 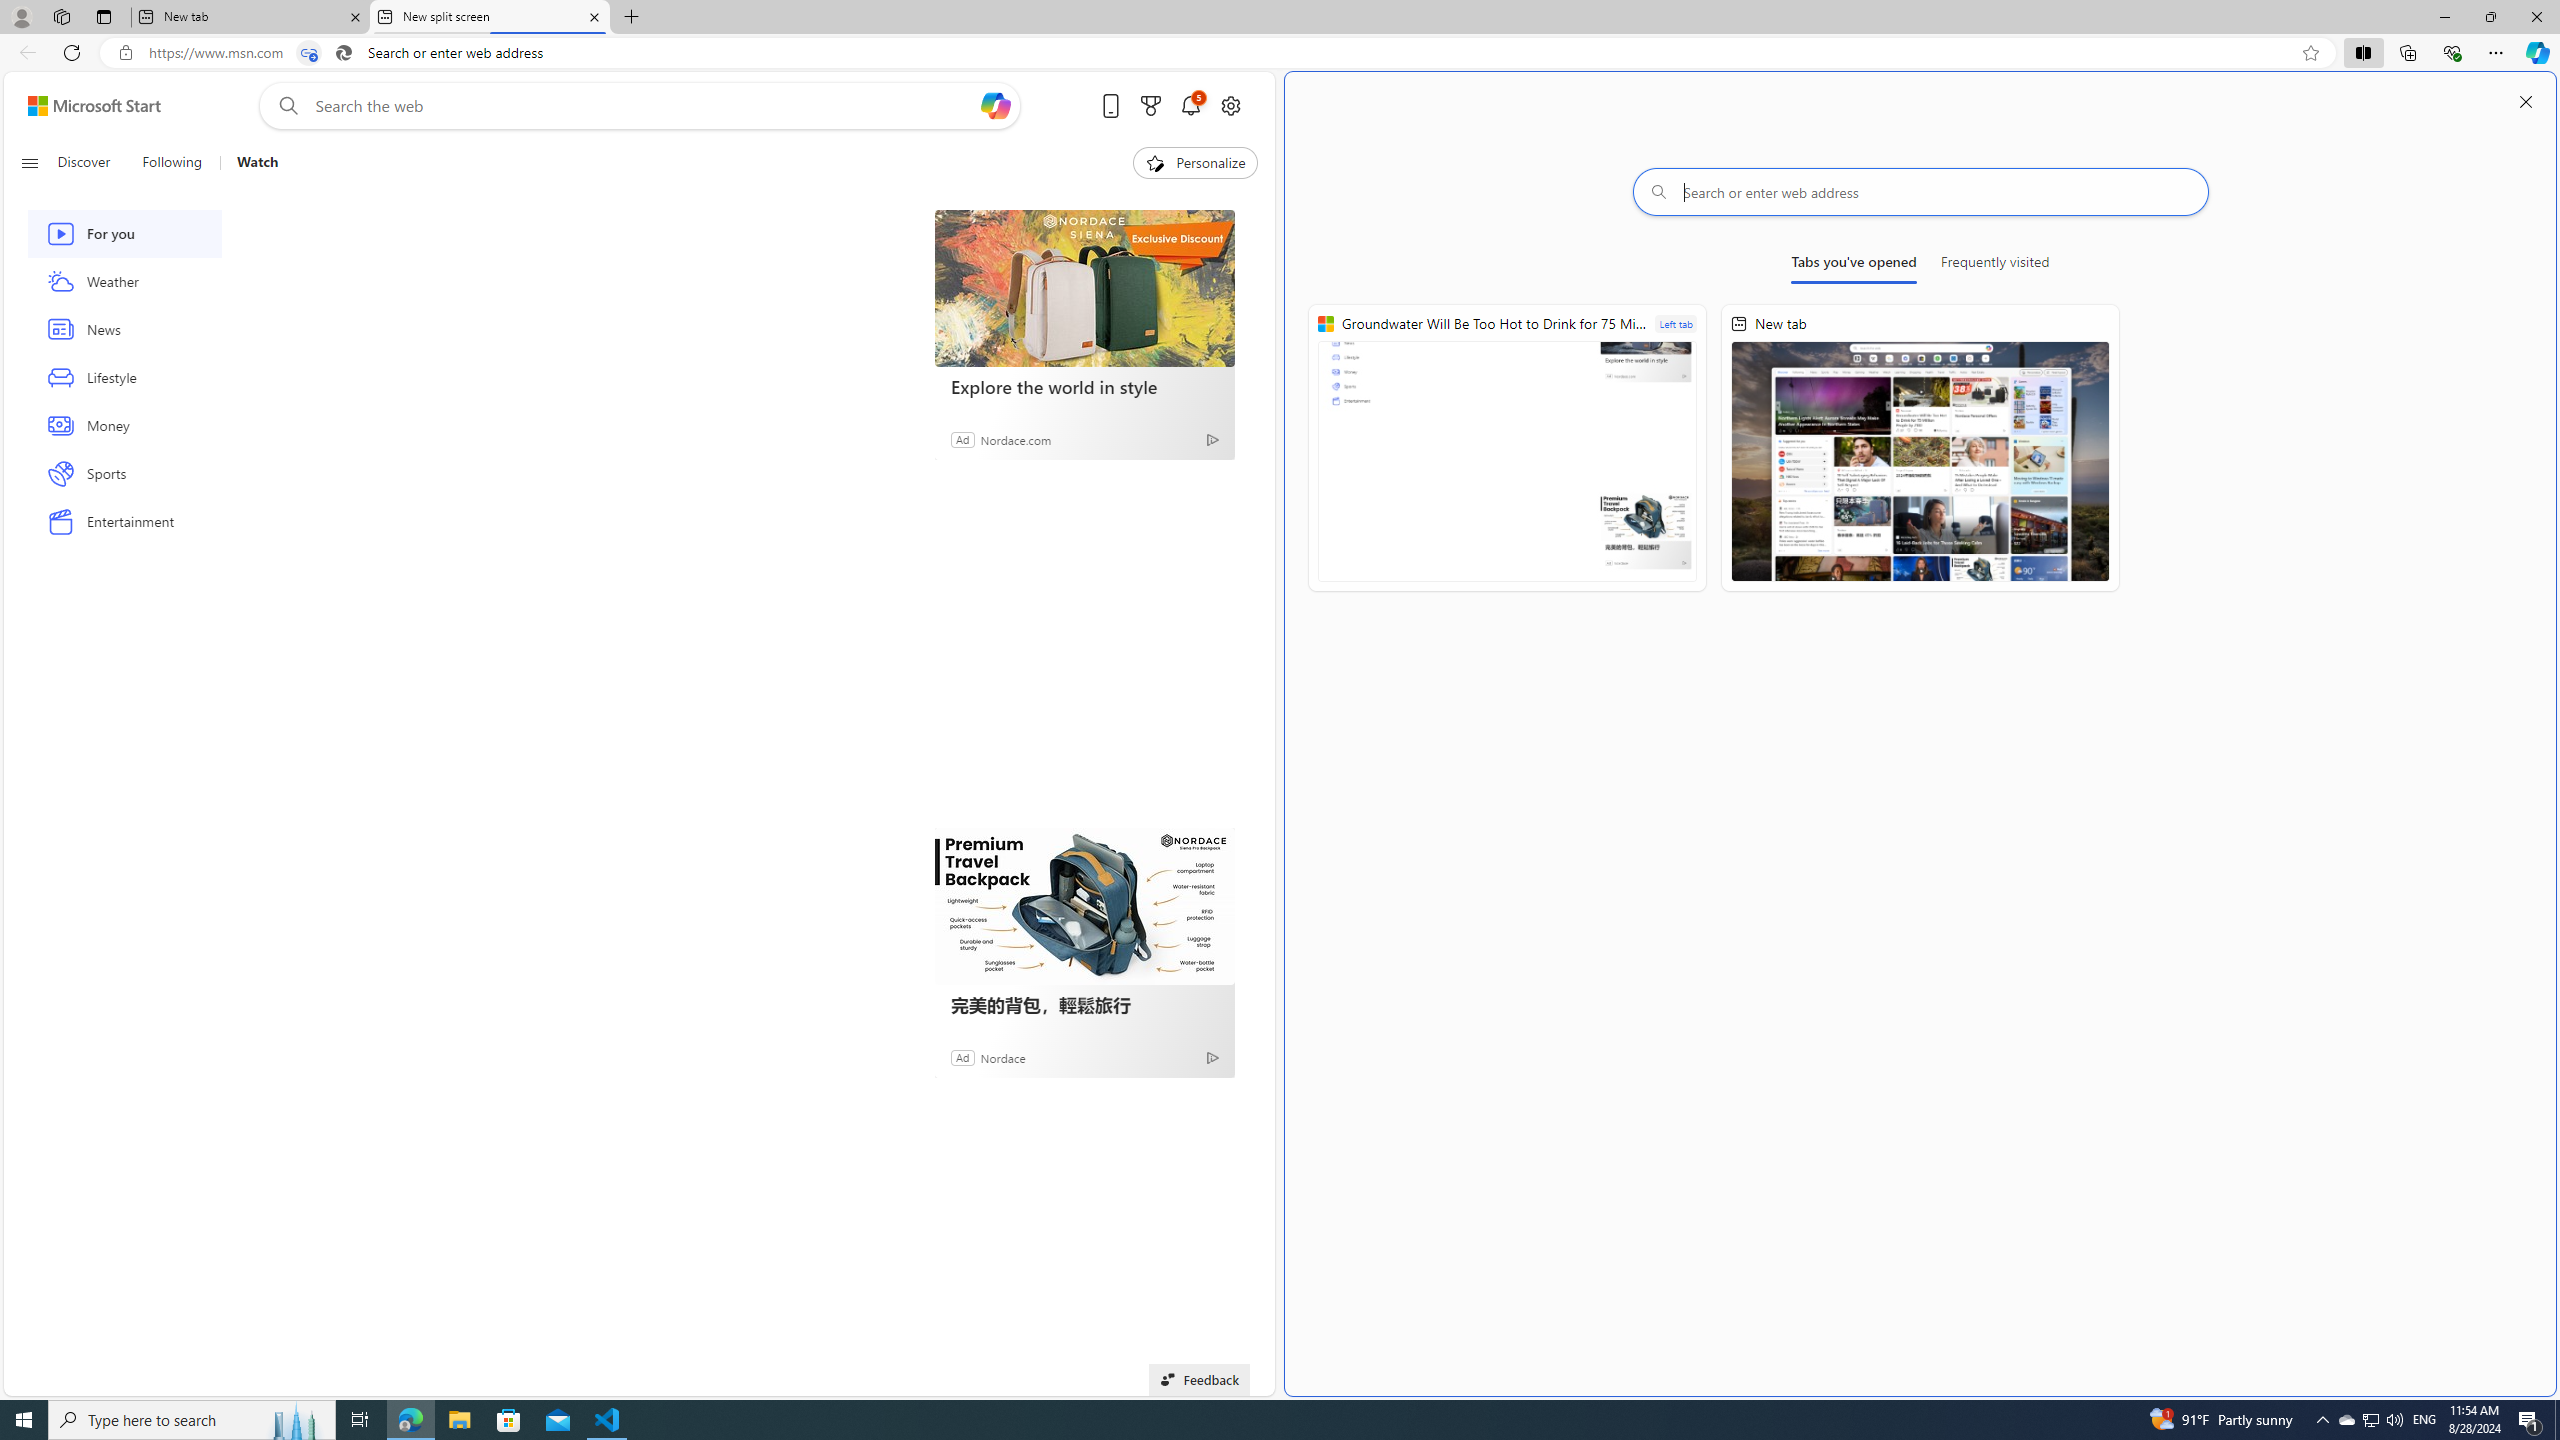 I want to click on 'Personalize', so click(x=1194, y=162).